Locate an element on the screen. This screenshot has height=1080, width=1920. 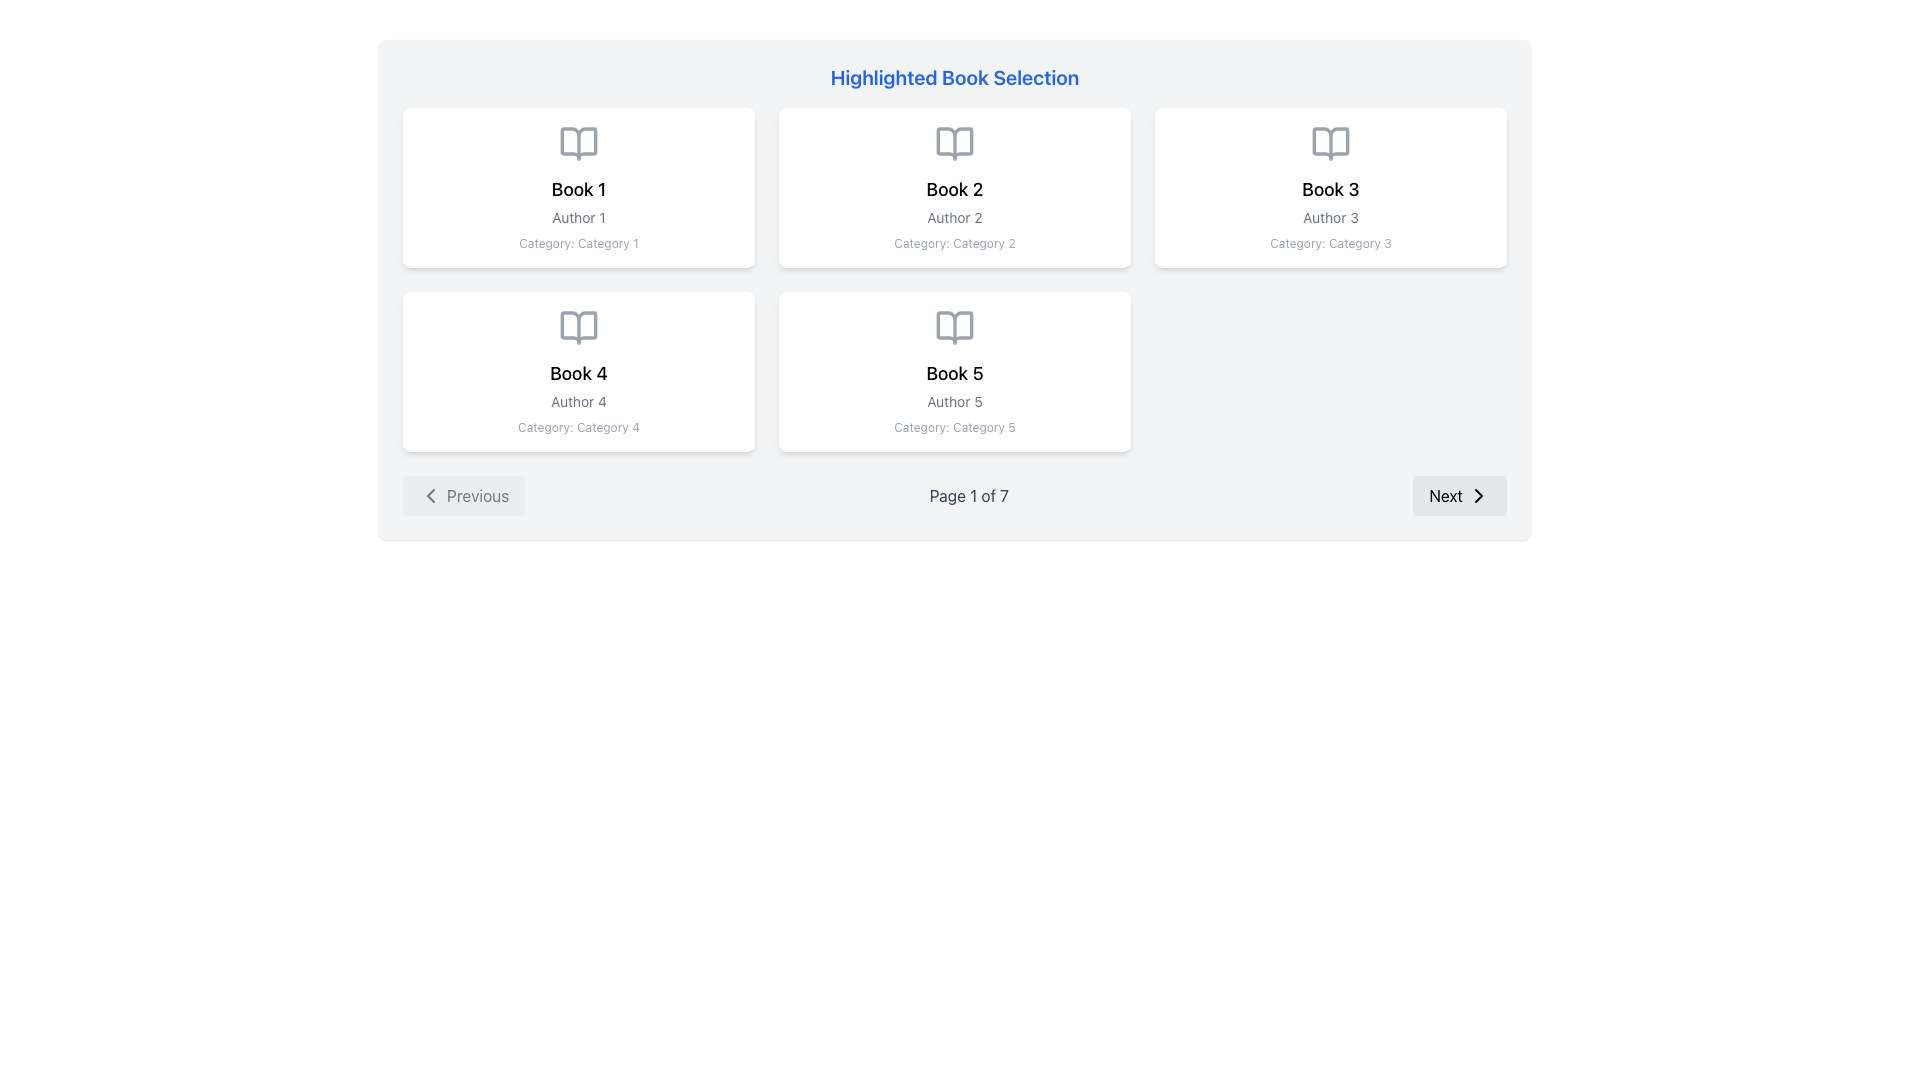
the book icon located in the card labeled 'Book 4', which is positioned centrally above the title text 'Book 4' is located at coordinates (578, 326).